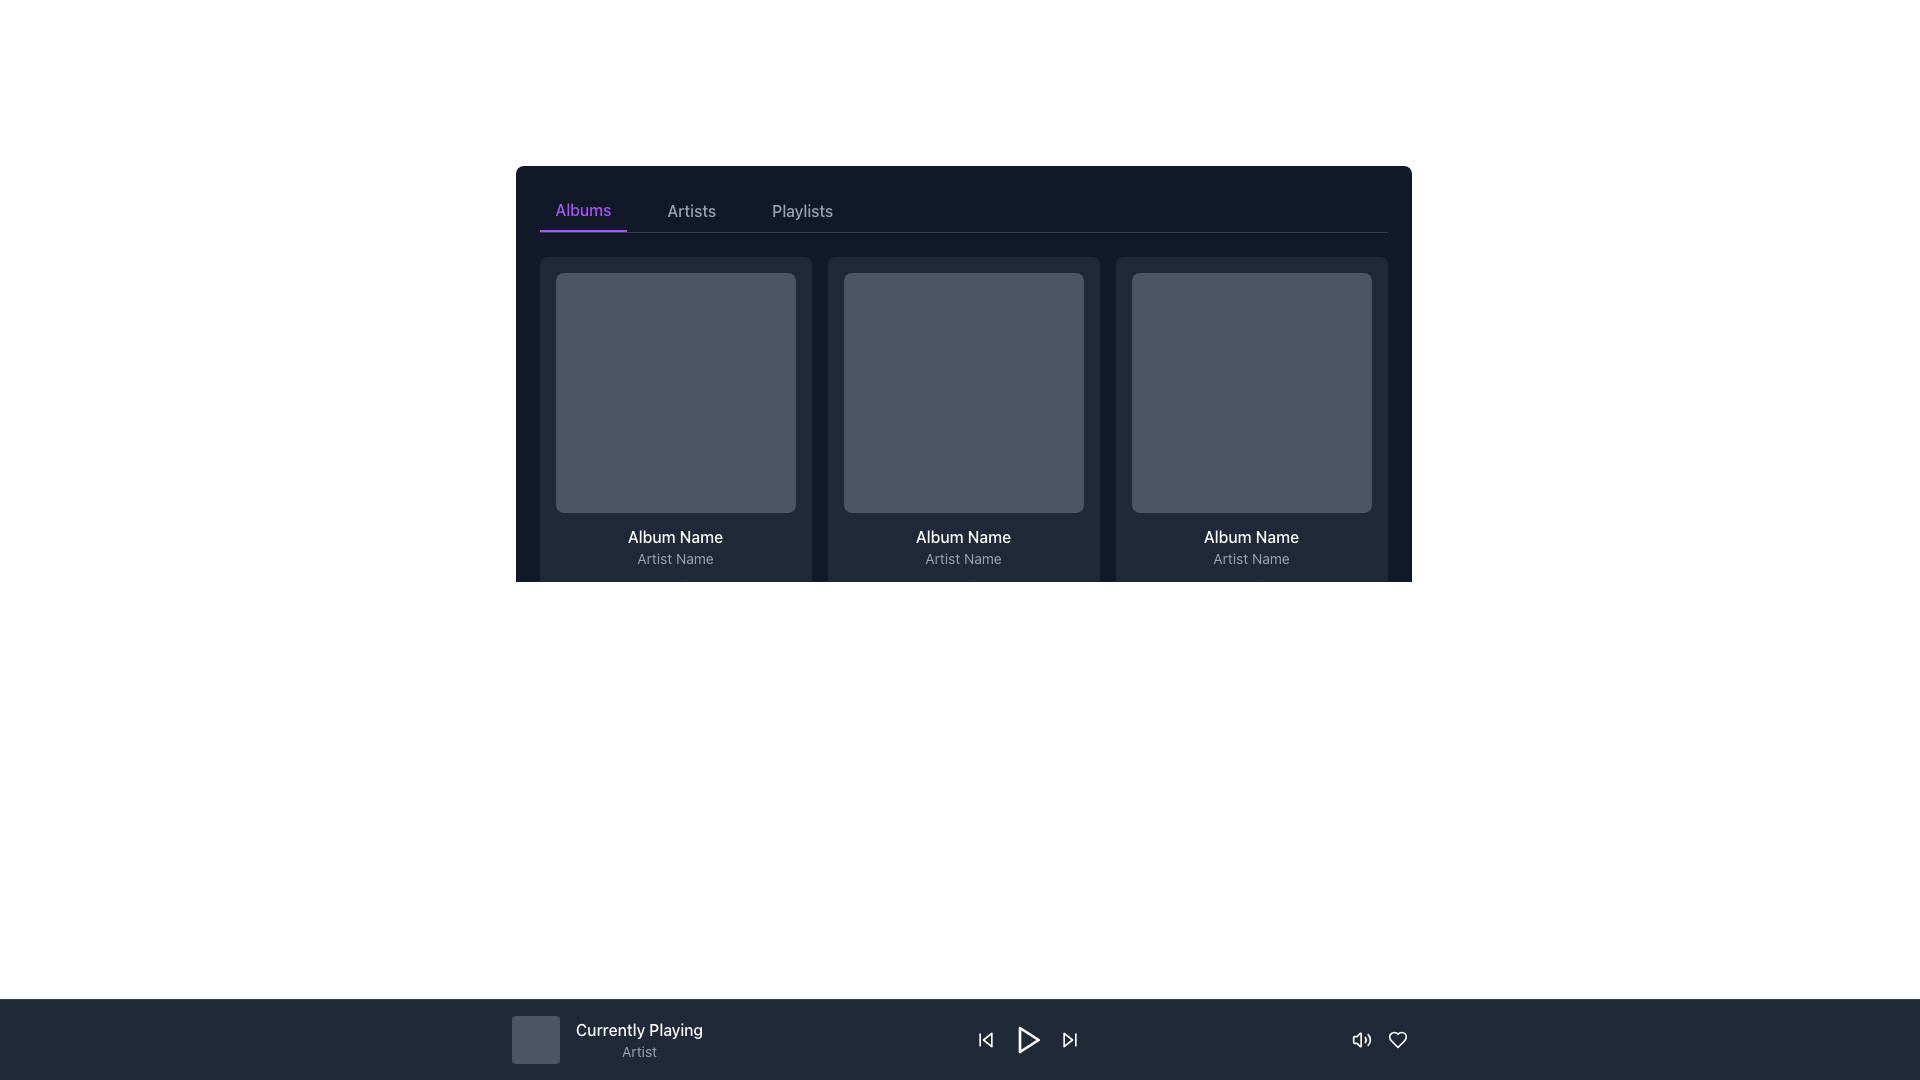 The width and height of the screenshot is (1920, 1080). What do you see at coordinates (1250, 535) in the screenshot?
I see `text content of the 'Album Name' label, which is displayed in bold white font, located in the third album card from the left, beneath the album thumbnail placeholder` at bounding box center [1250, 535].